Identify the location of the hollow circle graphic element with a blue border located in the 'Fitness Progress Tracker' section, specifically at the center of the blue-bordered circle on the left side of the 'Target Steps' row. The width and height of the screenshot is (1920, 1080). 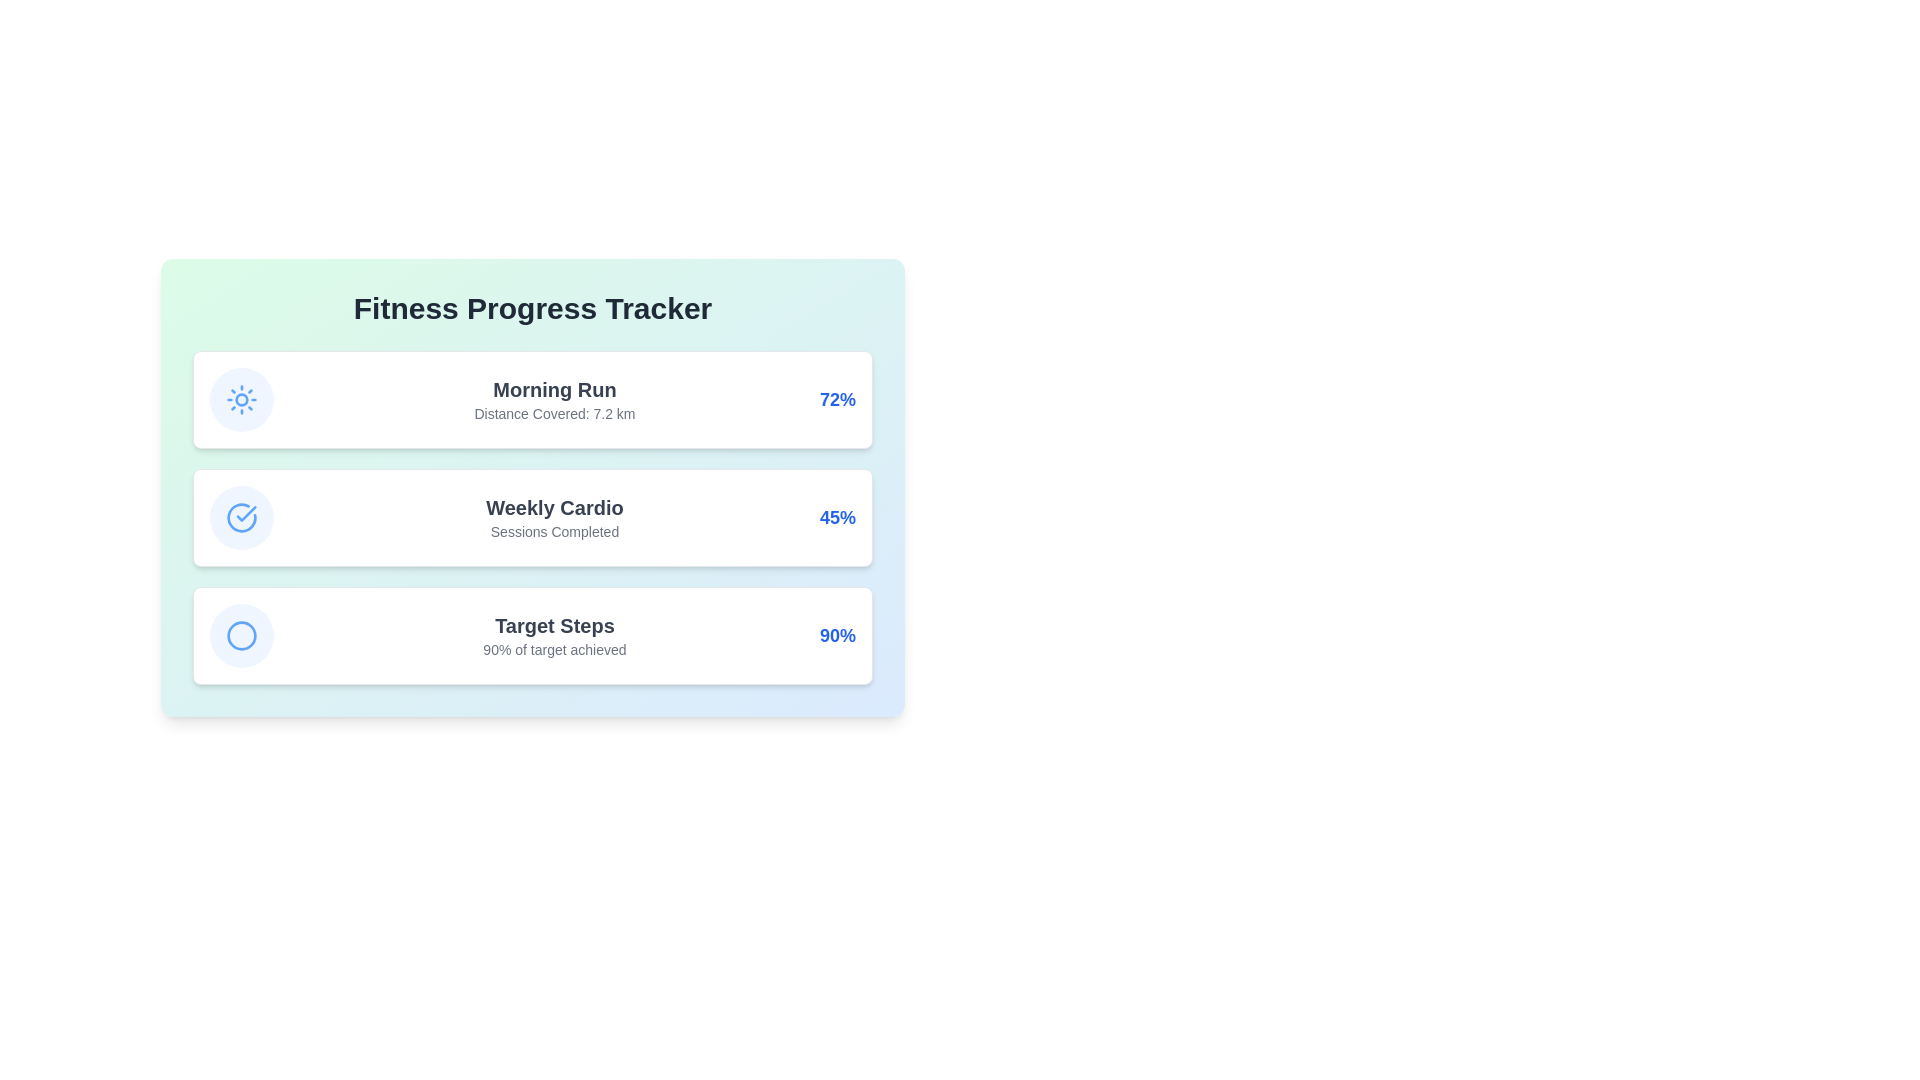
(240, 636).